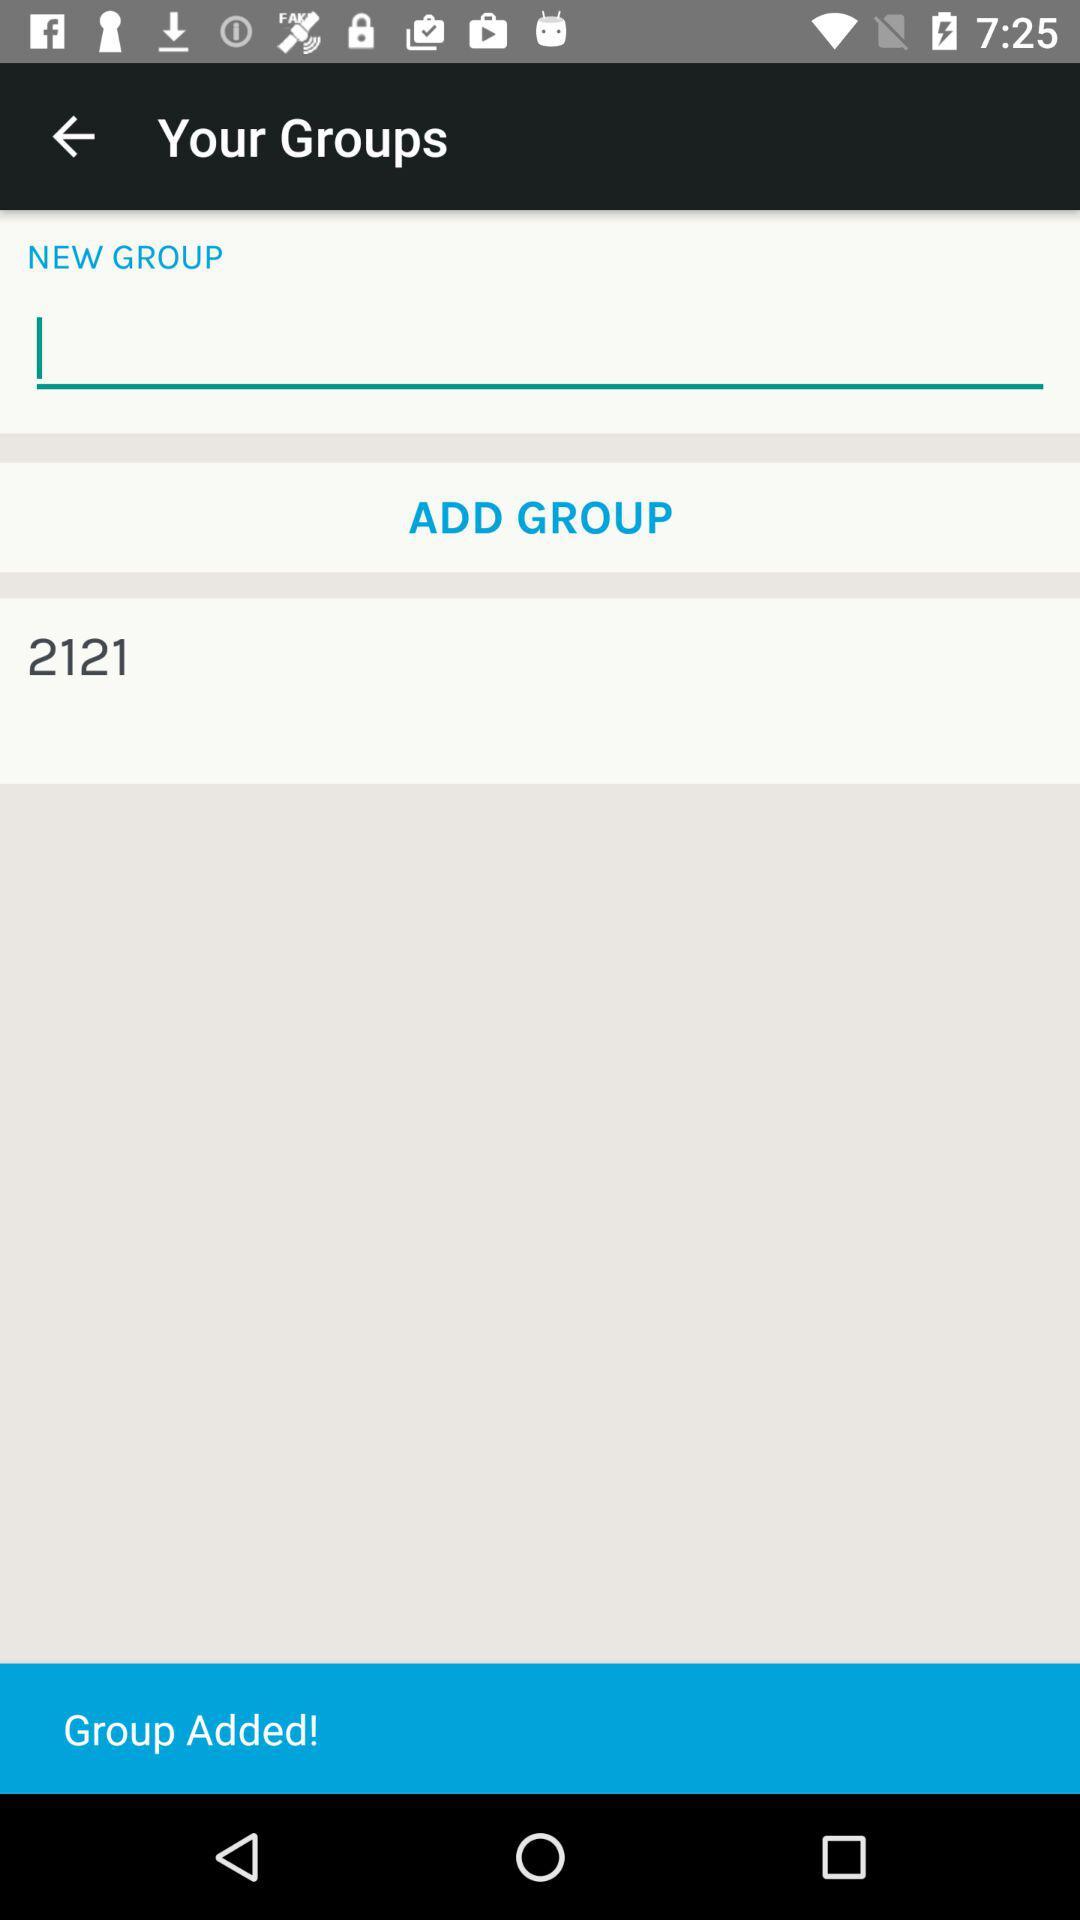 This screenshot has height=1920, width=1080. I want to click on icon to the left of your groups app, so click(72, 135).